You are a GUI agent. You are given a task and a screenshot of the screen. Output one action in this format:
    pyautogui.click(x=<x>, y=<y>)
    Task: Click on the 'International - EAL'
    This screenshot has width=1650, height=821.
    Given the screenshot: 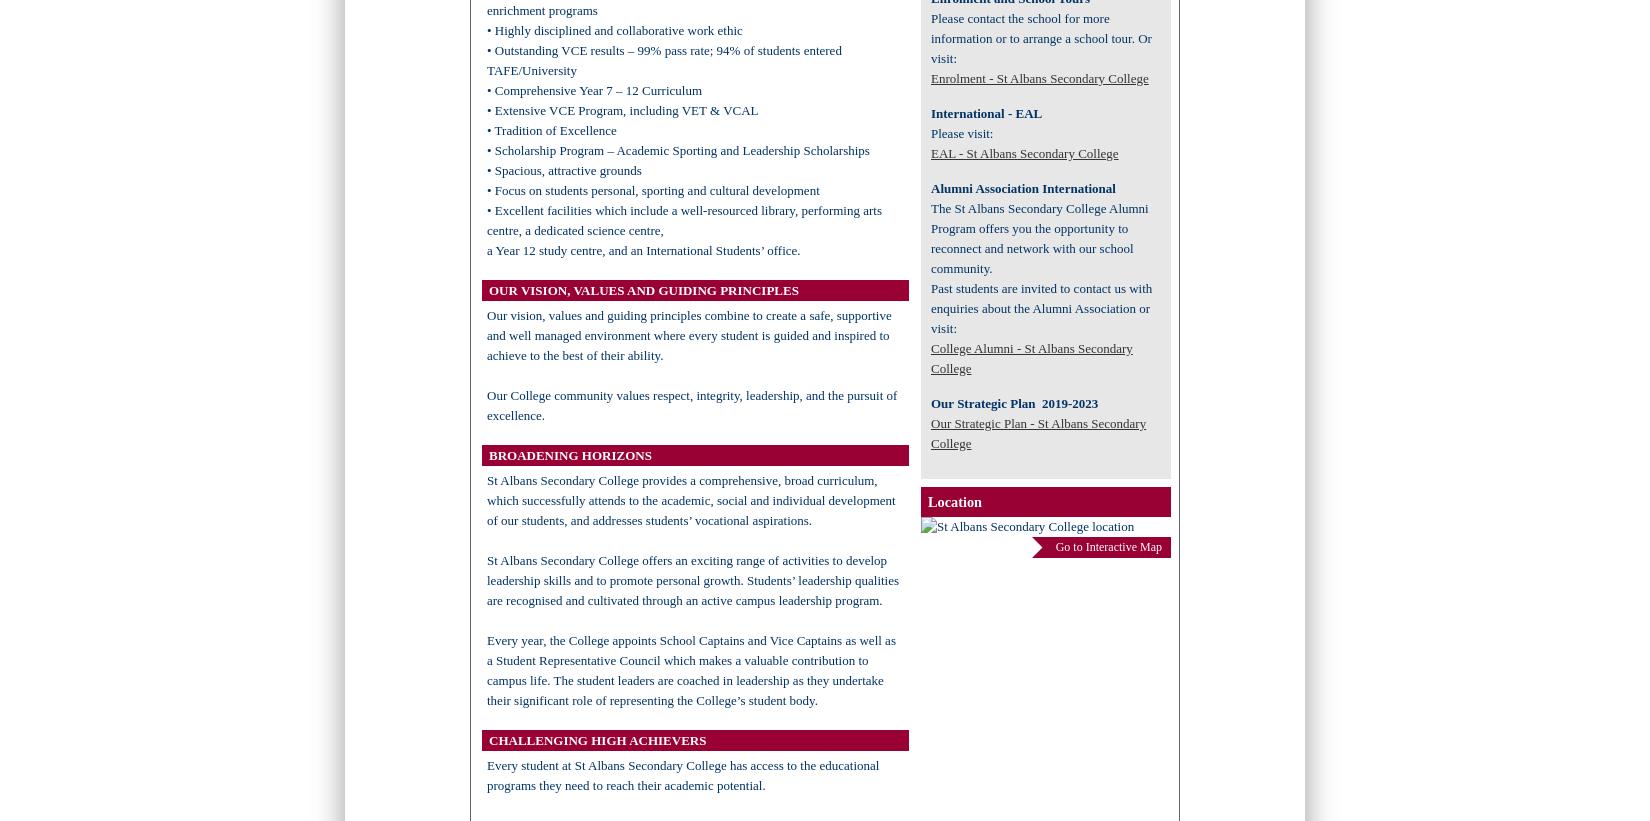 What is the action you would take?
    pyautogui.click(x=986, y=112)
    